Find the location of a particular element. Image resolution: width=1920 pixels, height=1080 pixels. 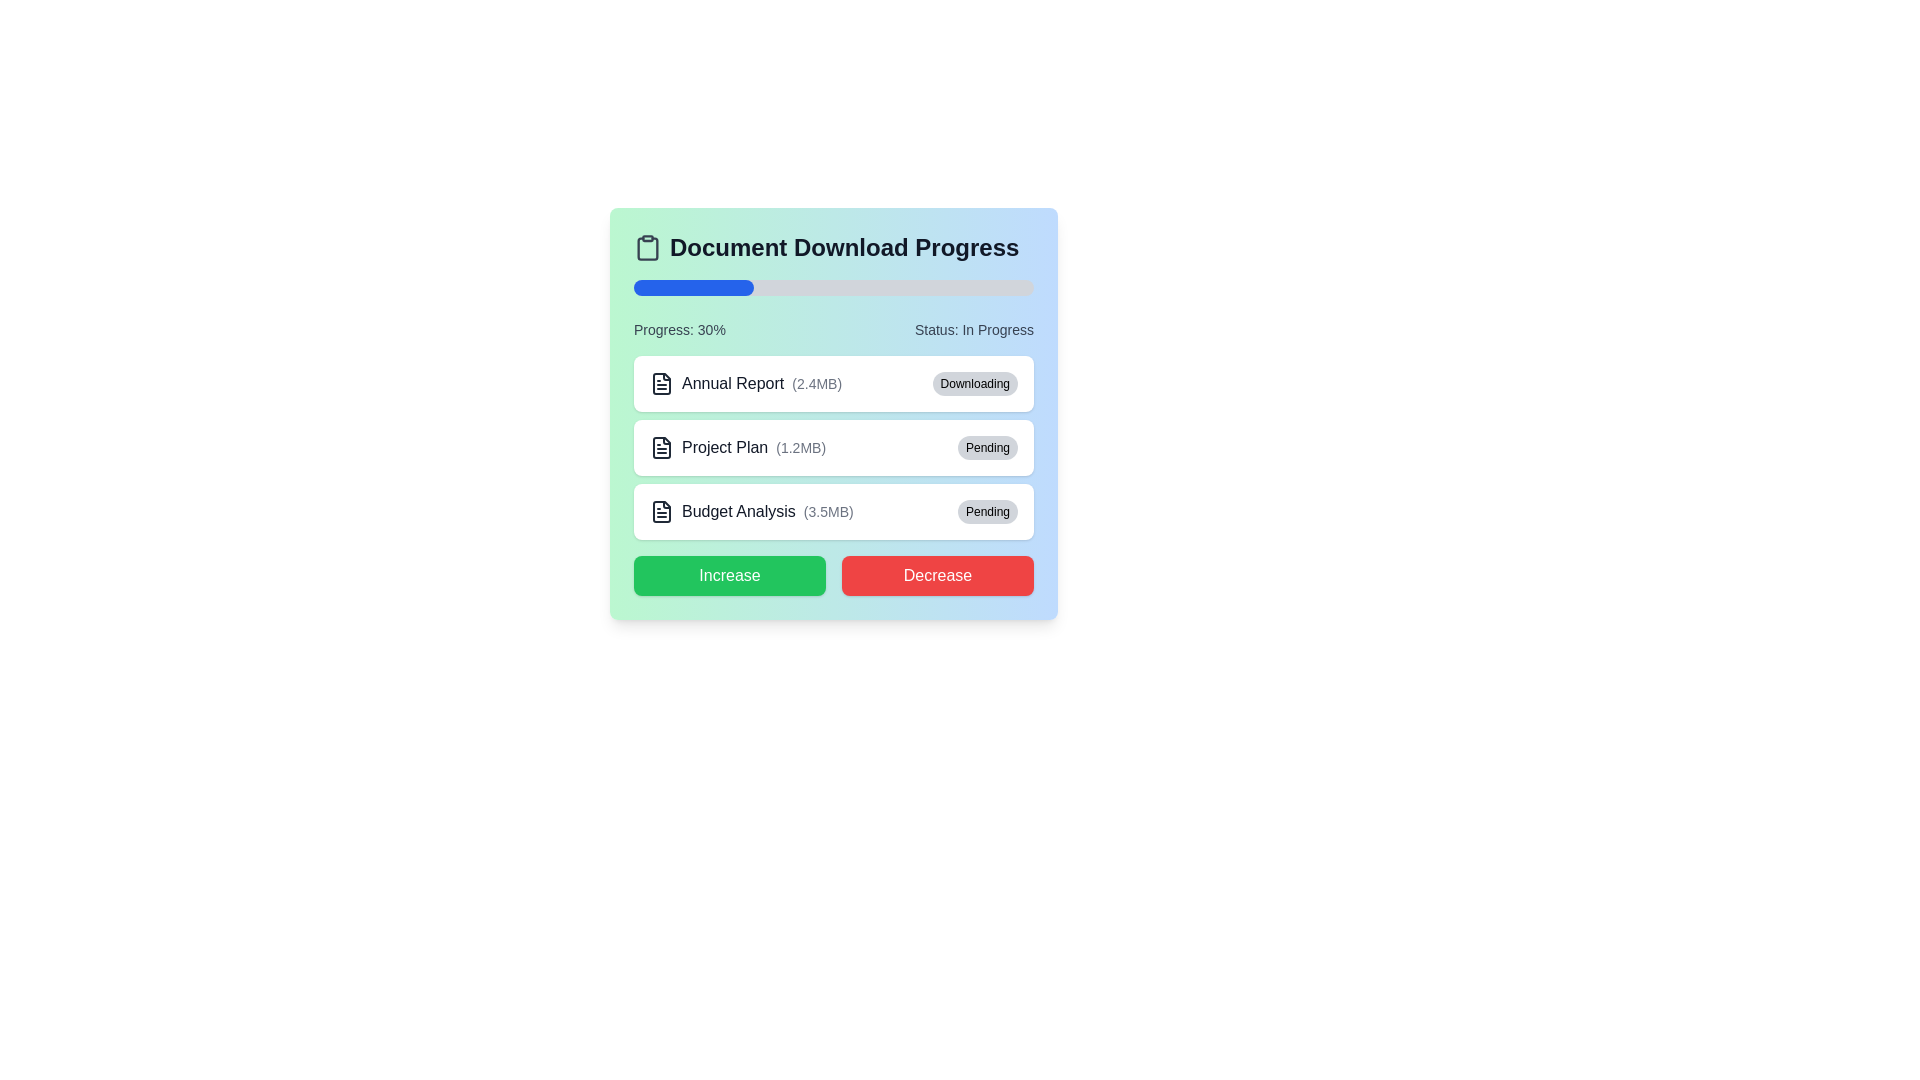

the document icon next to the 'Annual Report (2.4MB)' label, which features a minimalist design with a folded top-right corner and horizontal lines inside representing text is located at coordinates (662, 384).